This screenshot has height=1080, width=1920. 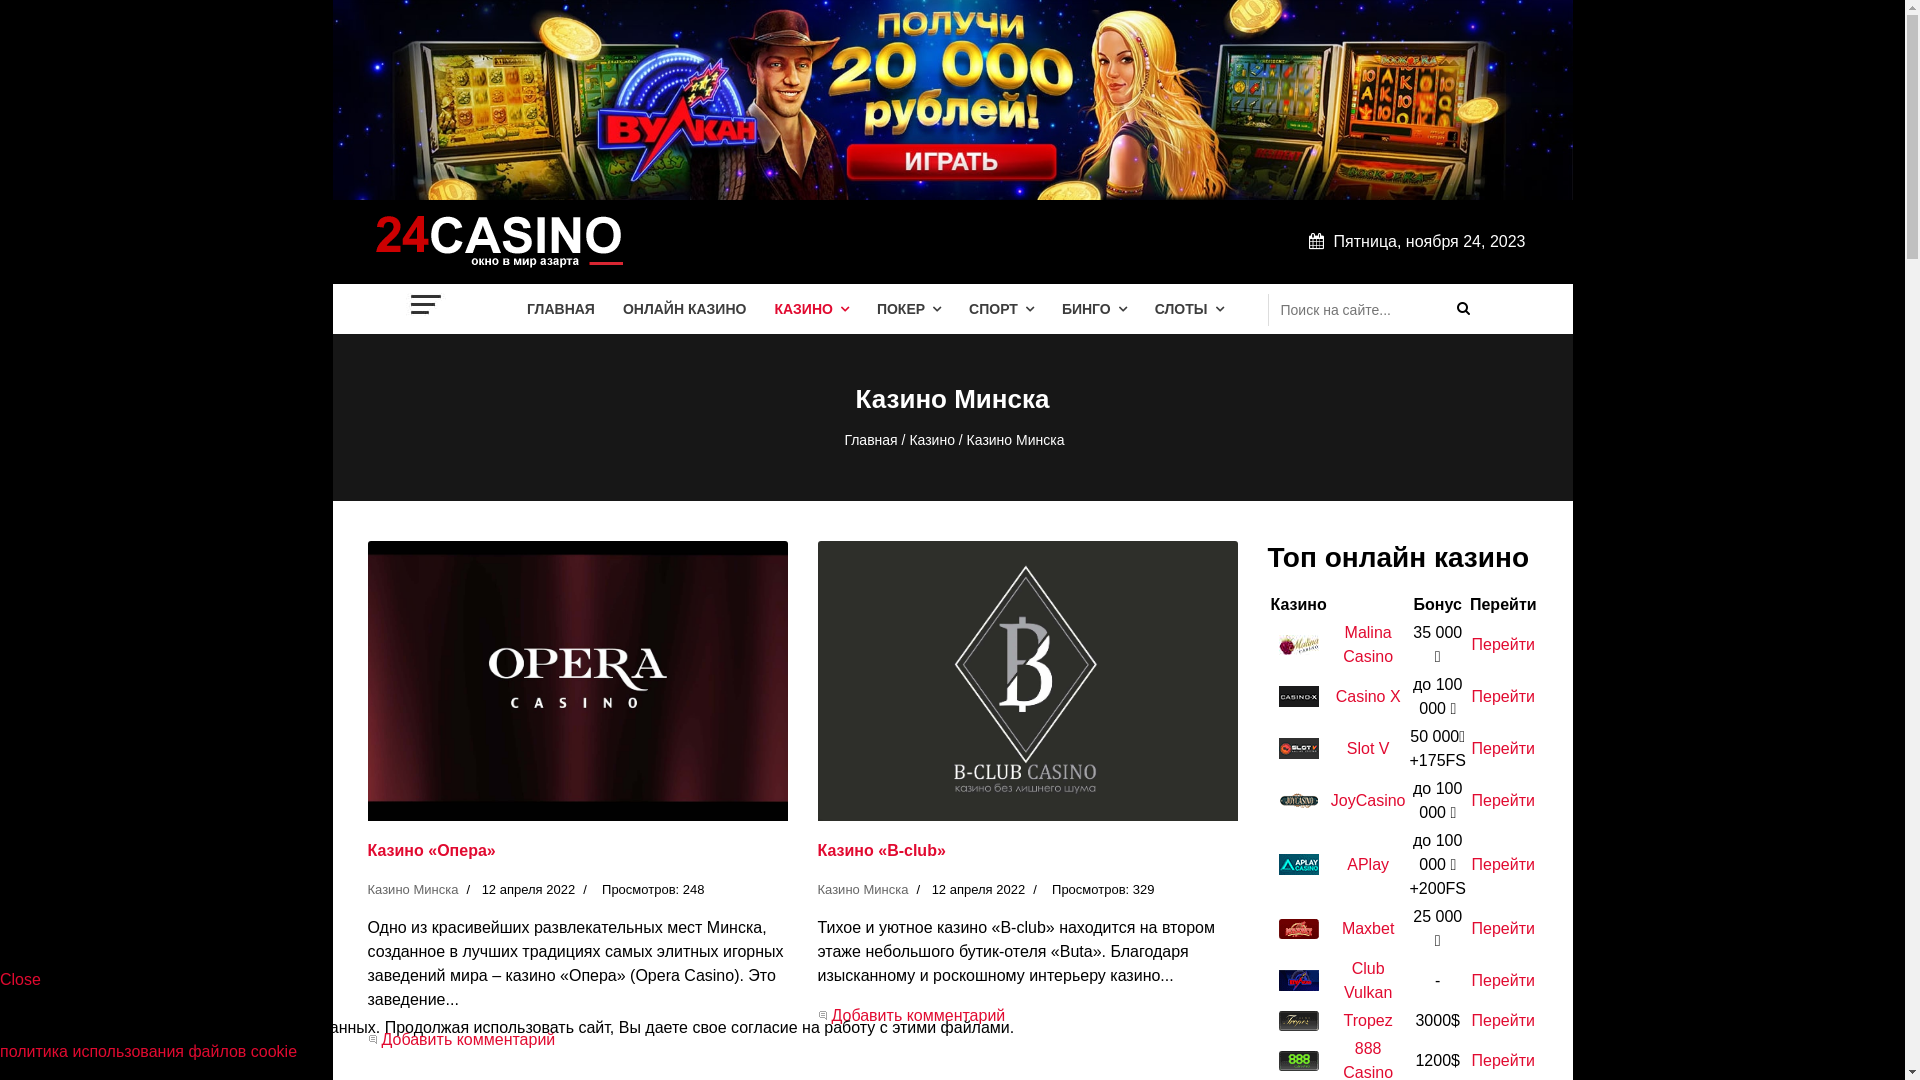 I want to click on 'Close', so click(x=20, y=978).